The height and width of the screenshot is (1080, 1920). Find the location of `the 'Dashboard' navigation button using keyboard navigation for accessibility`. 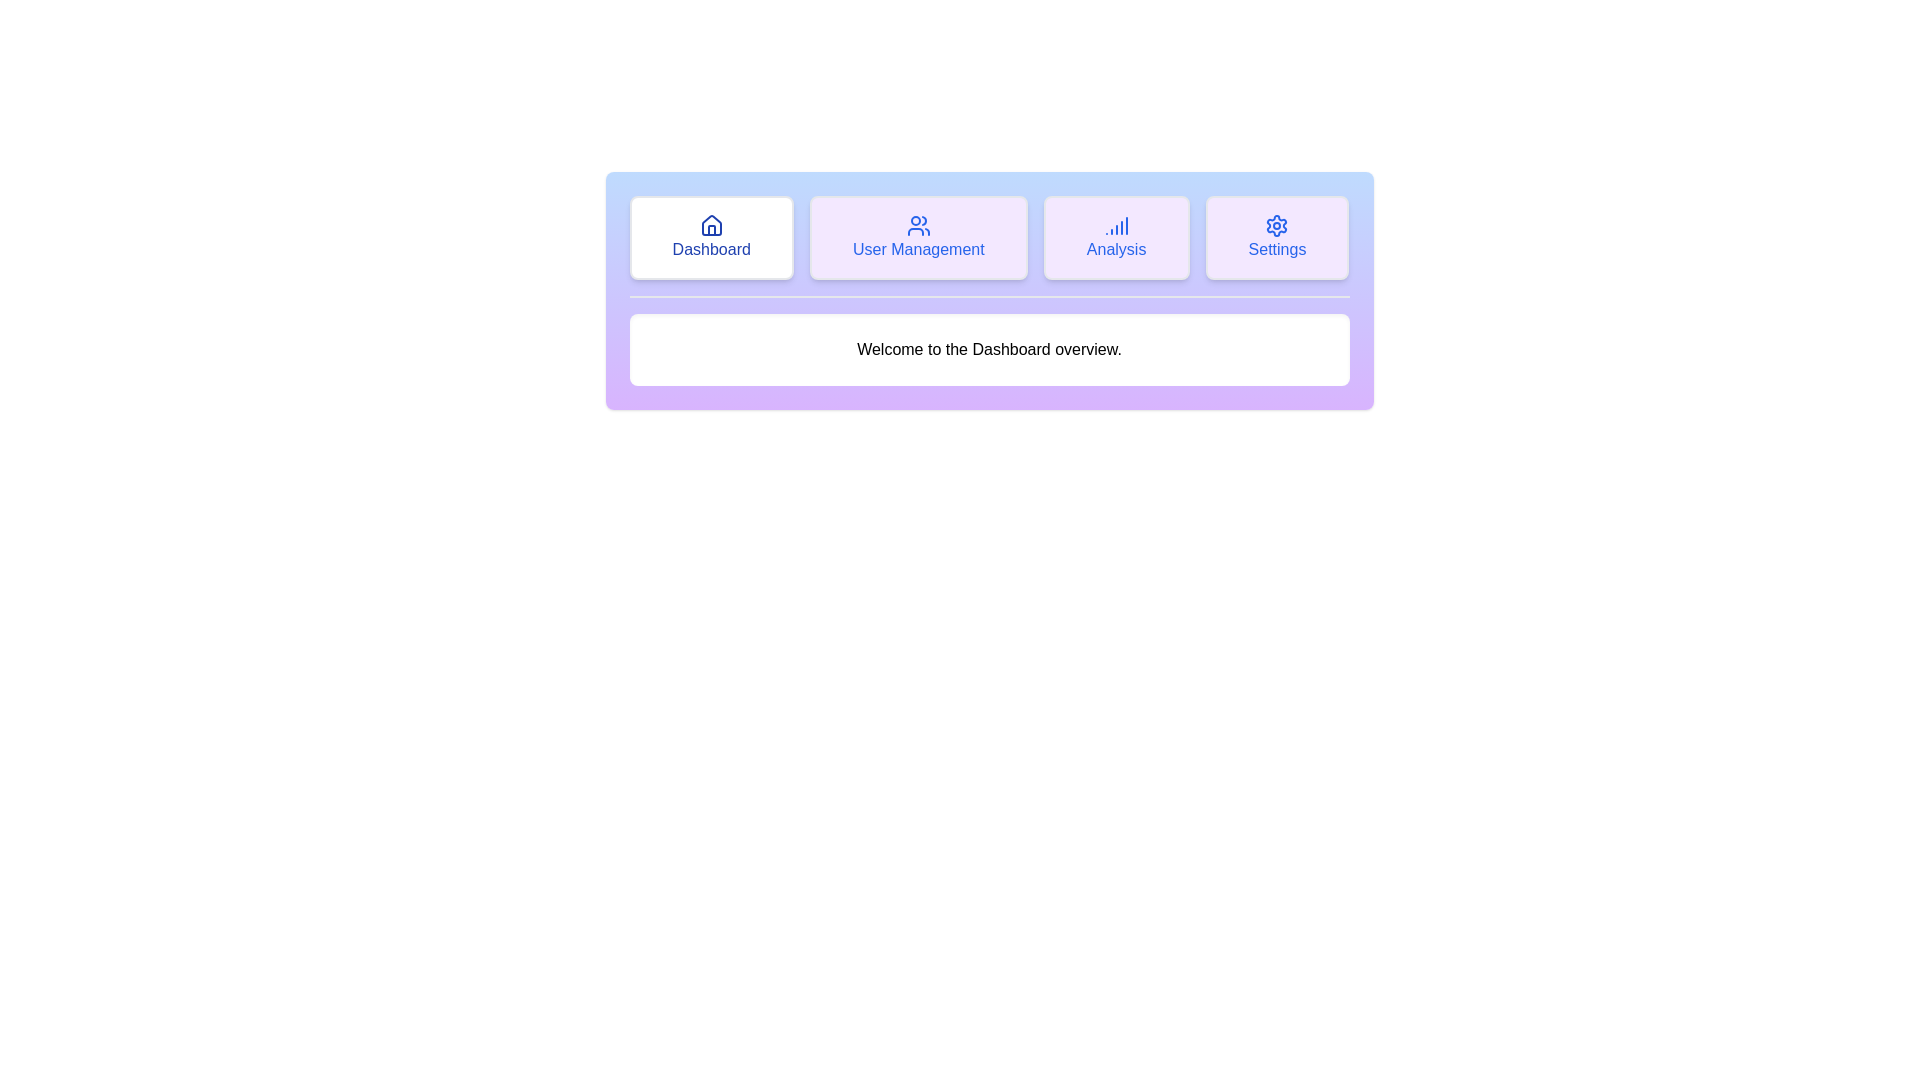

the 'Dashboard' navigation button using keyboard navigation for accessibility is located at coordinates (711, 237).